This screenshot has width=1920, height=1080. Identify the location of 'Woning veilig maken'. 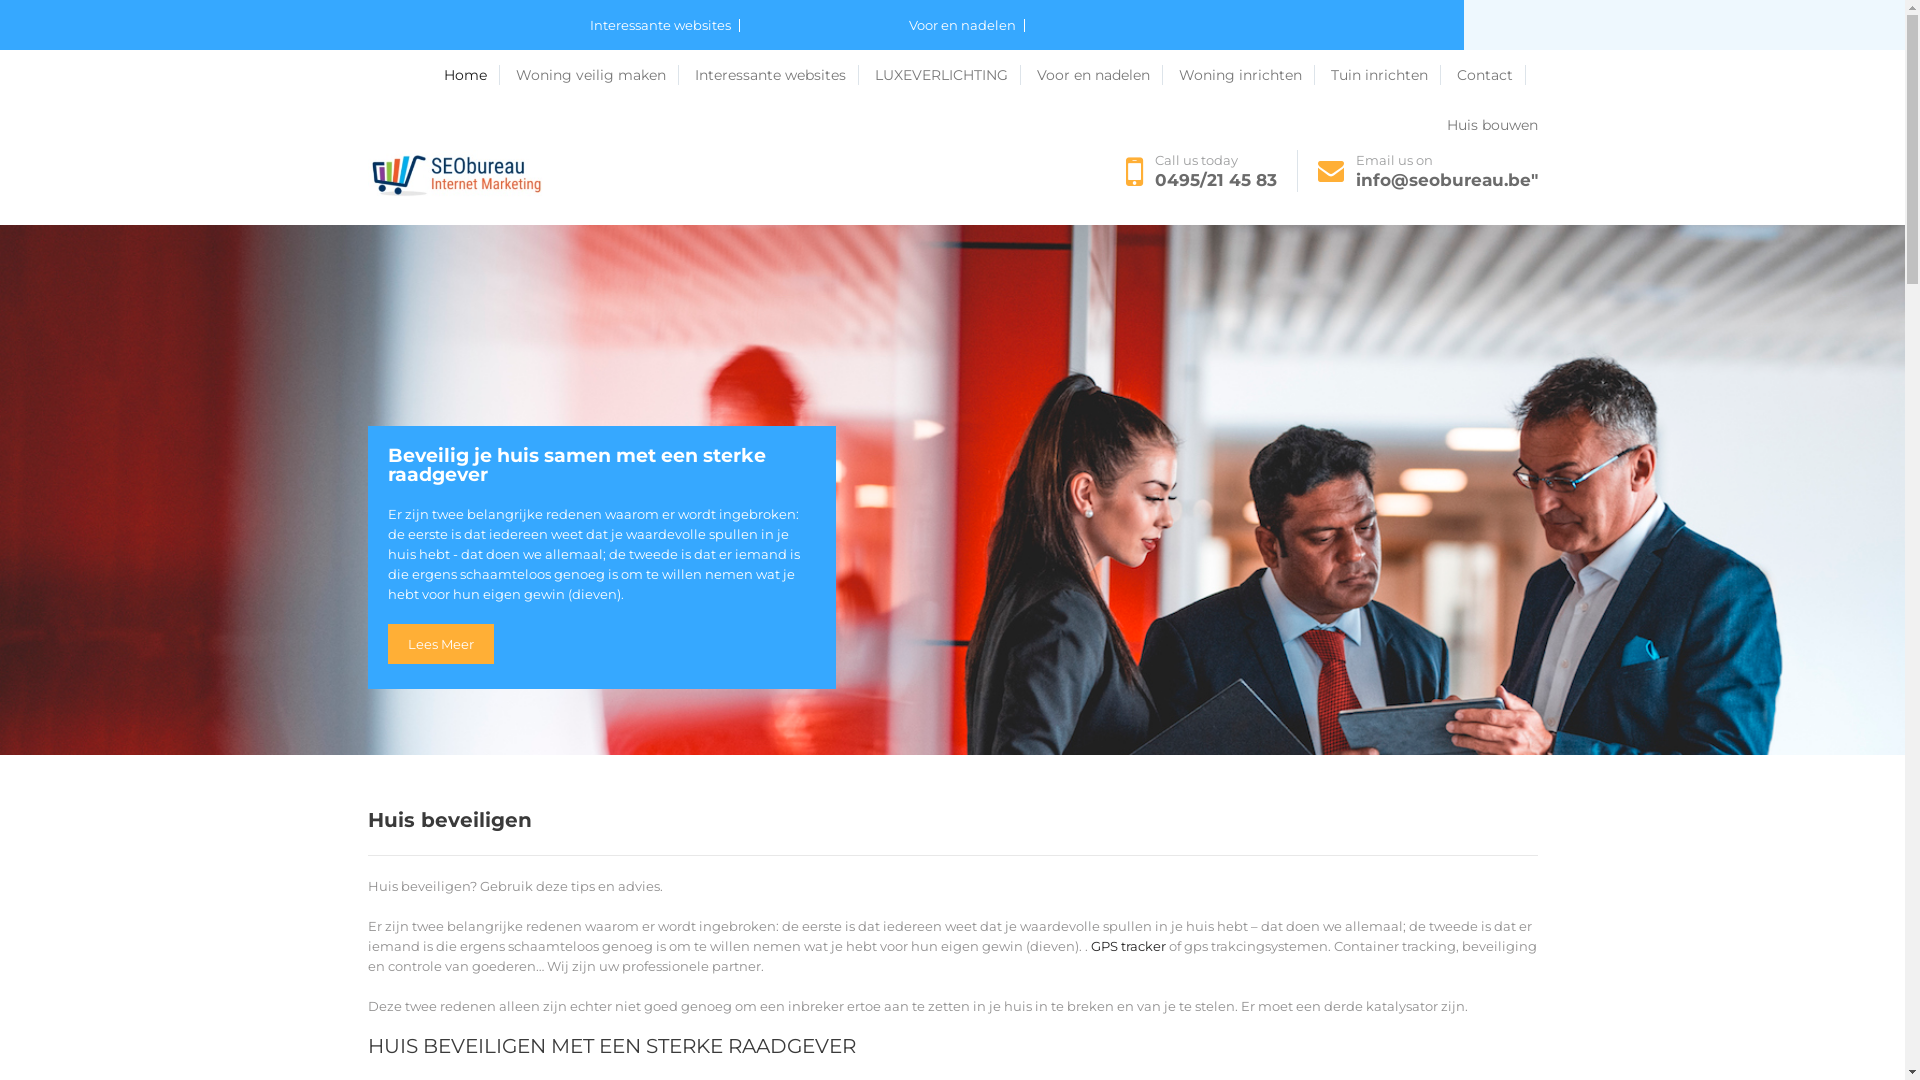
(503, 74).